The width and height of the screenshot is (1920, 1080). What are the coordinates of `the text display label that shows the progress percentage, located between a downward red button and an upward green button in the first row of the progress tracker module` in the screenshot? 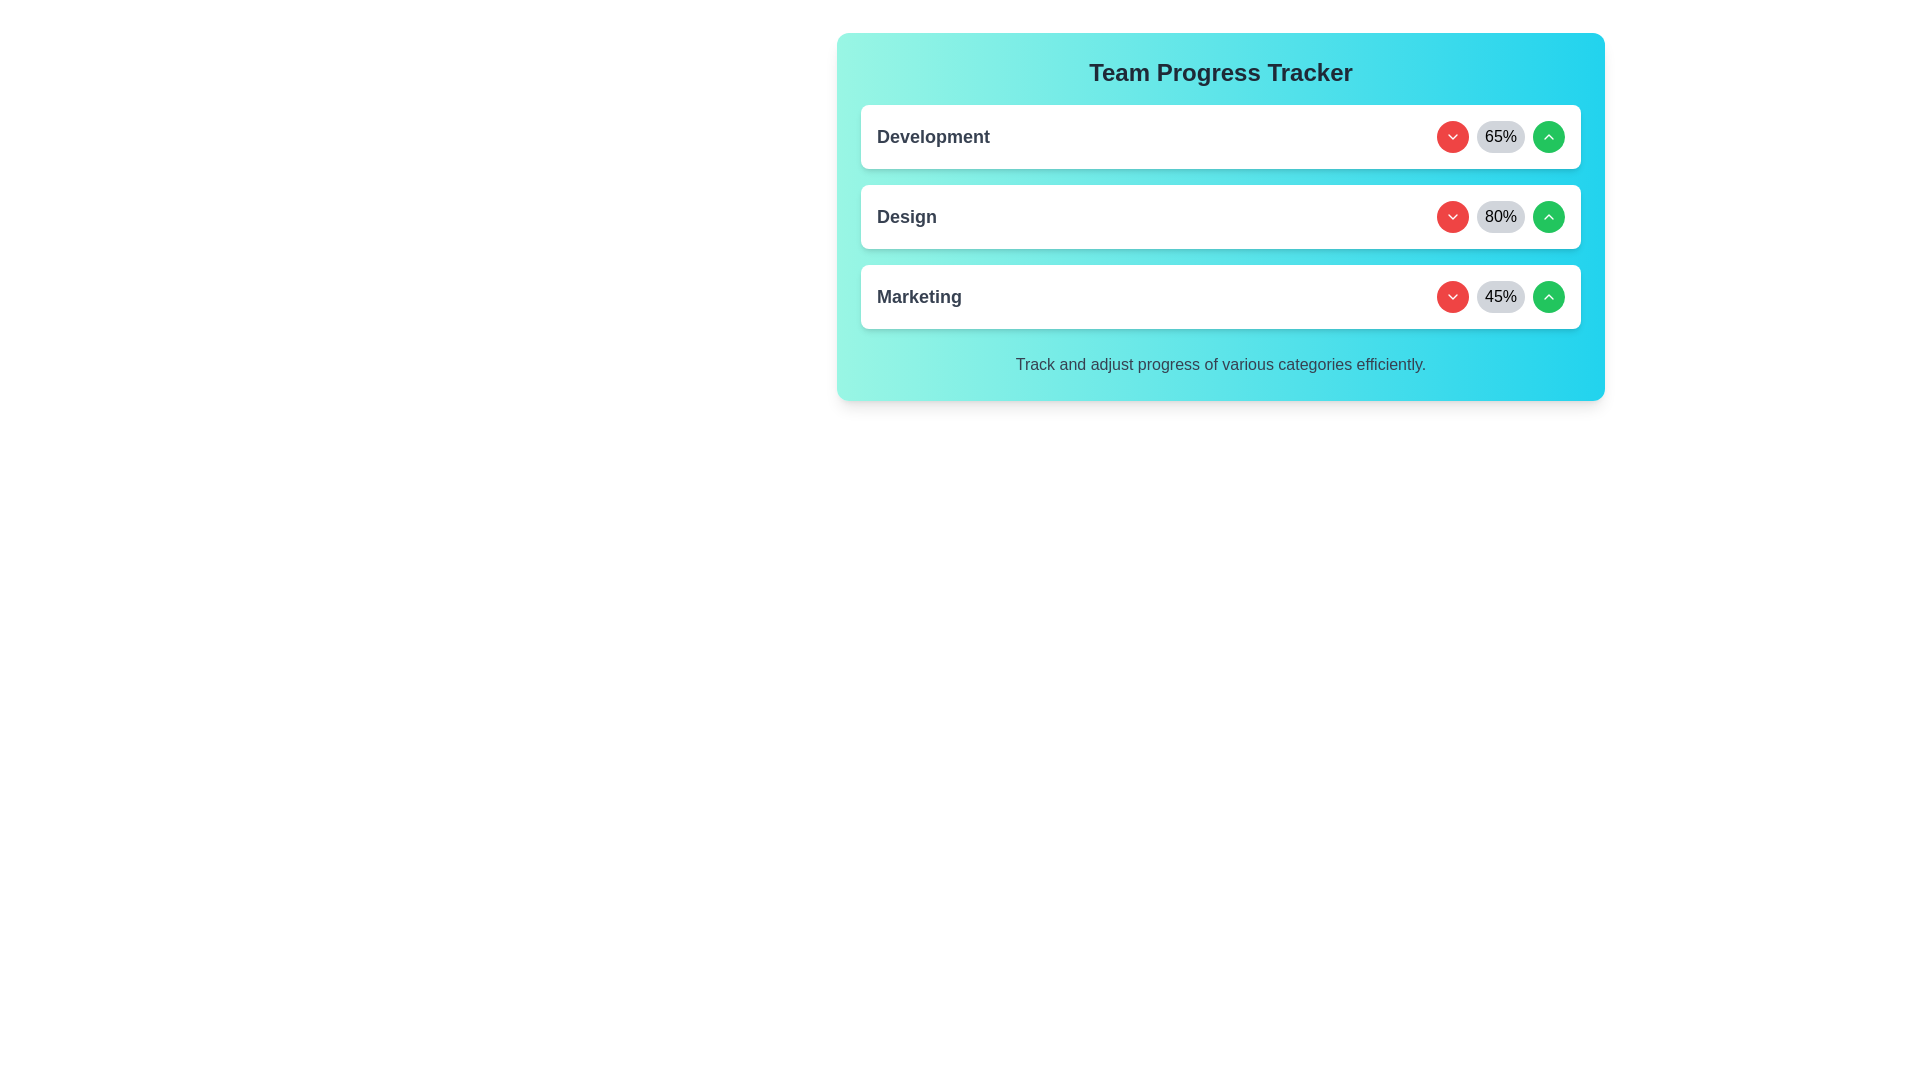 It's located at (1501, 136).